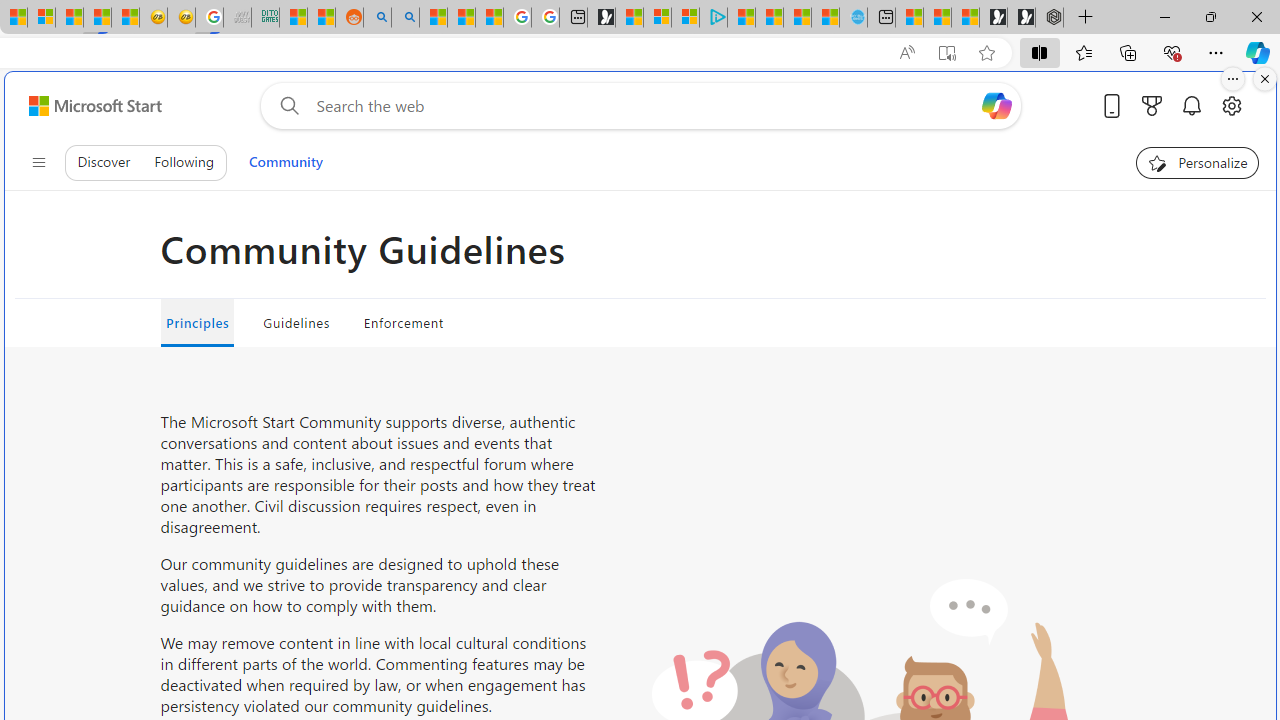 The image size is (1280, 720). What do you see at coordinates (1192, 105) in the screenshot?
I see `'Notifications'` at bounding box center [1192, 105].